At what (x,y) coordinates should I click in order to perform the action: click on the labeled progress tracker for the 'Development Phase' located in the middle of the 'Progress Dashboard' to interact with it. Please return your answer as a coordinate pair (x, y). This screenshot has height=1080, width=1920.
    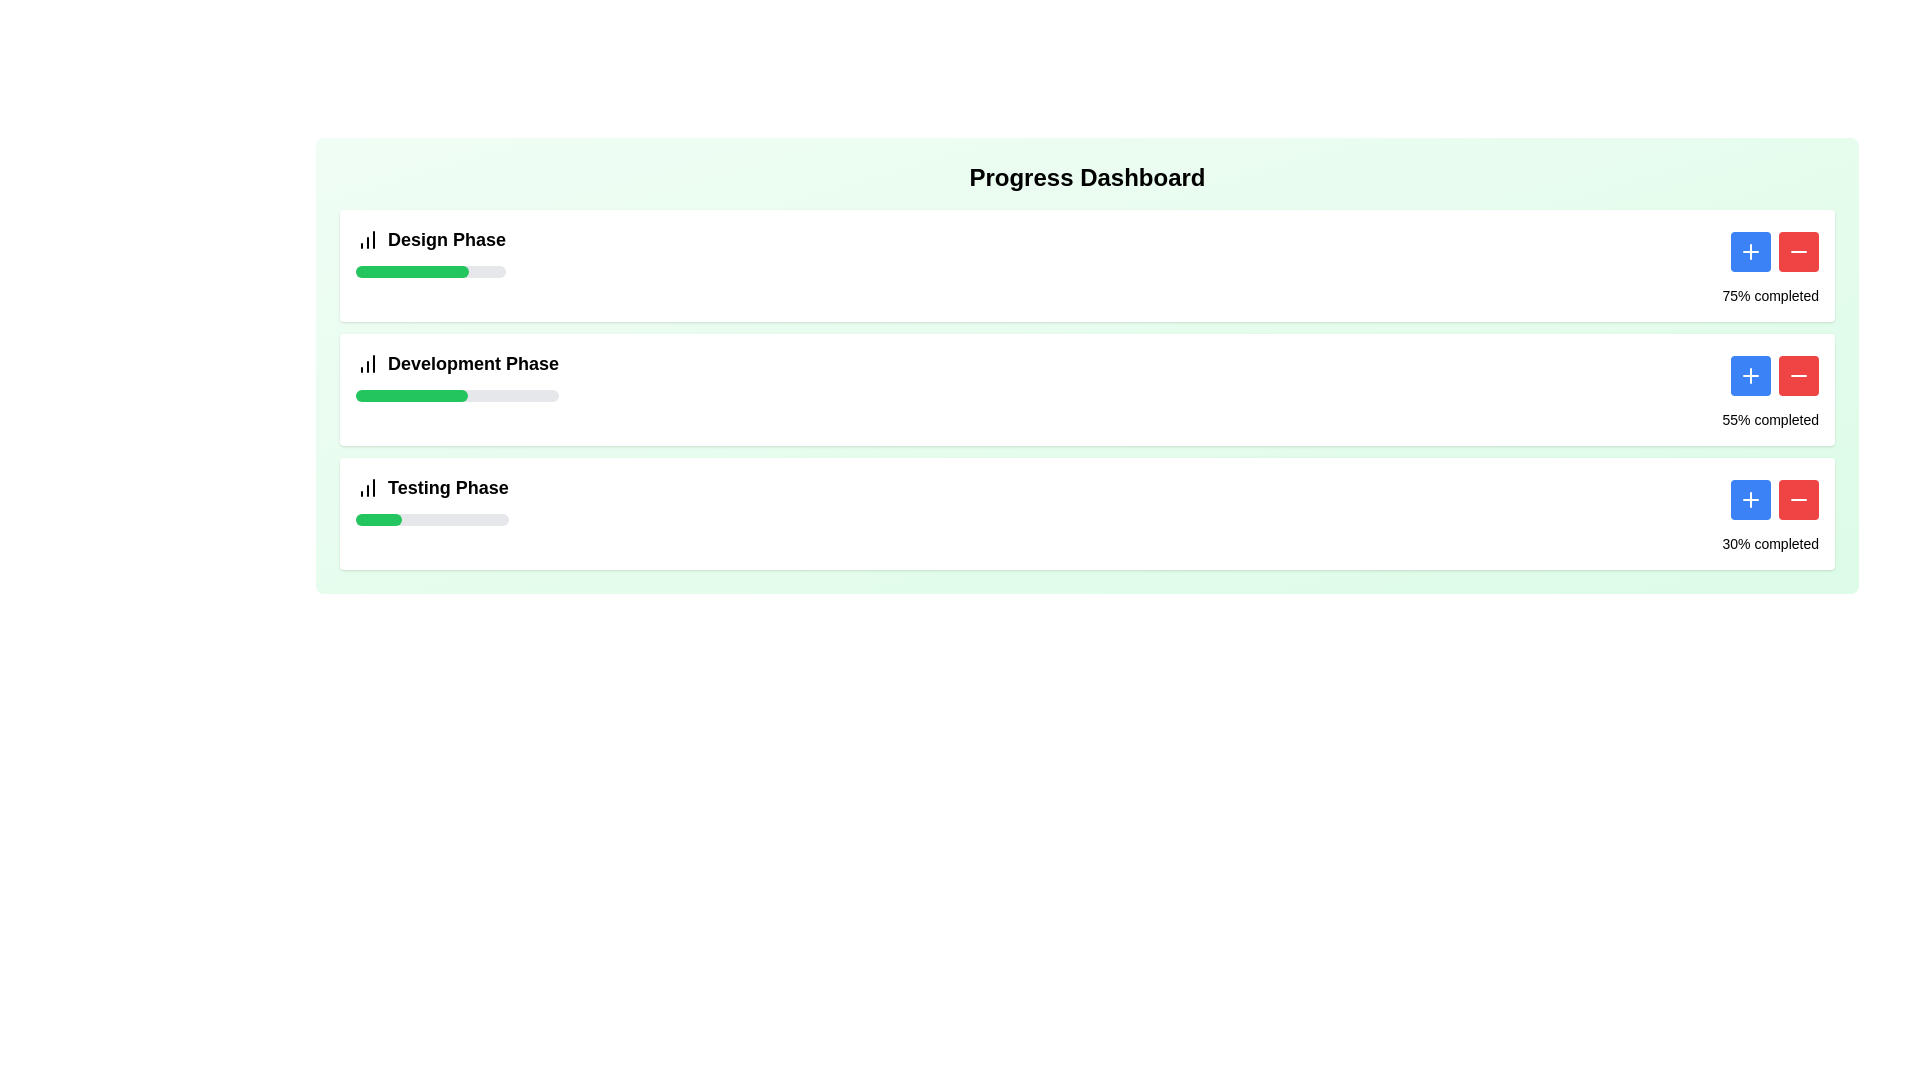
    Looking at the image, I should click on (456, 375).